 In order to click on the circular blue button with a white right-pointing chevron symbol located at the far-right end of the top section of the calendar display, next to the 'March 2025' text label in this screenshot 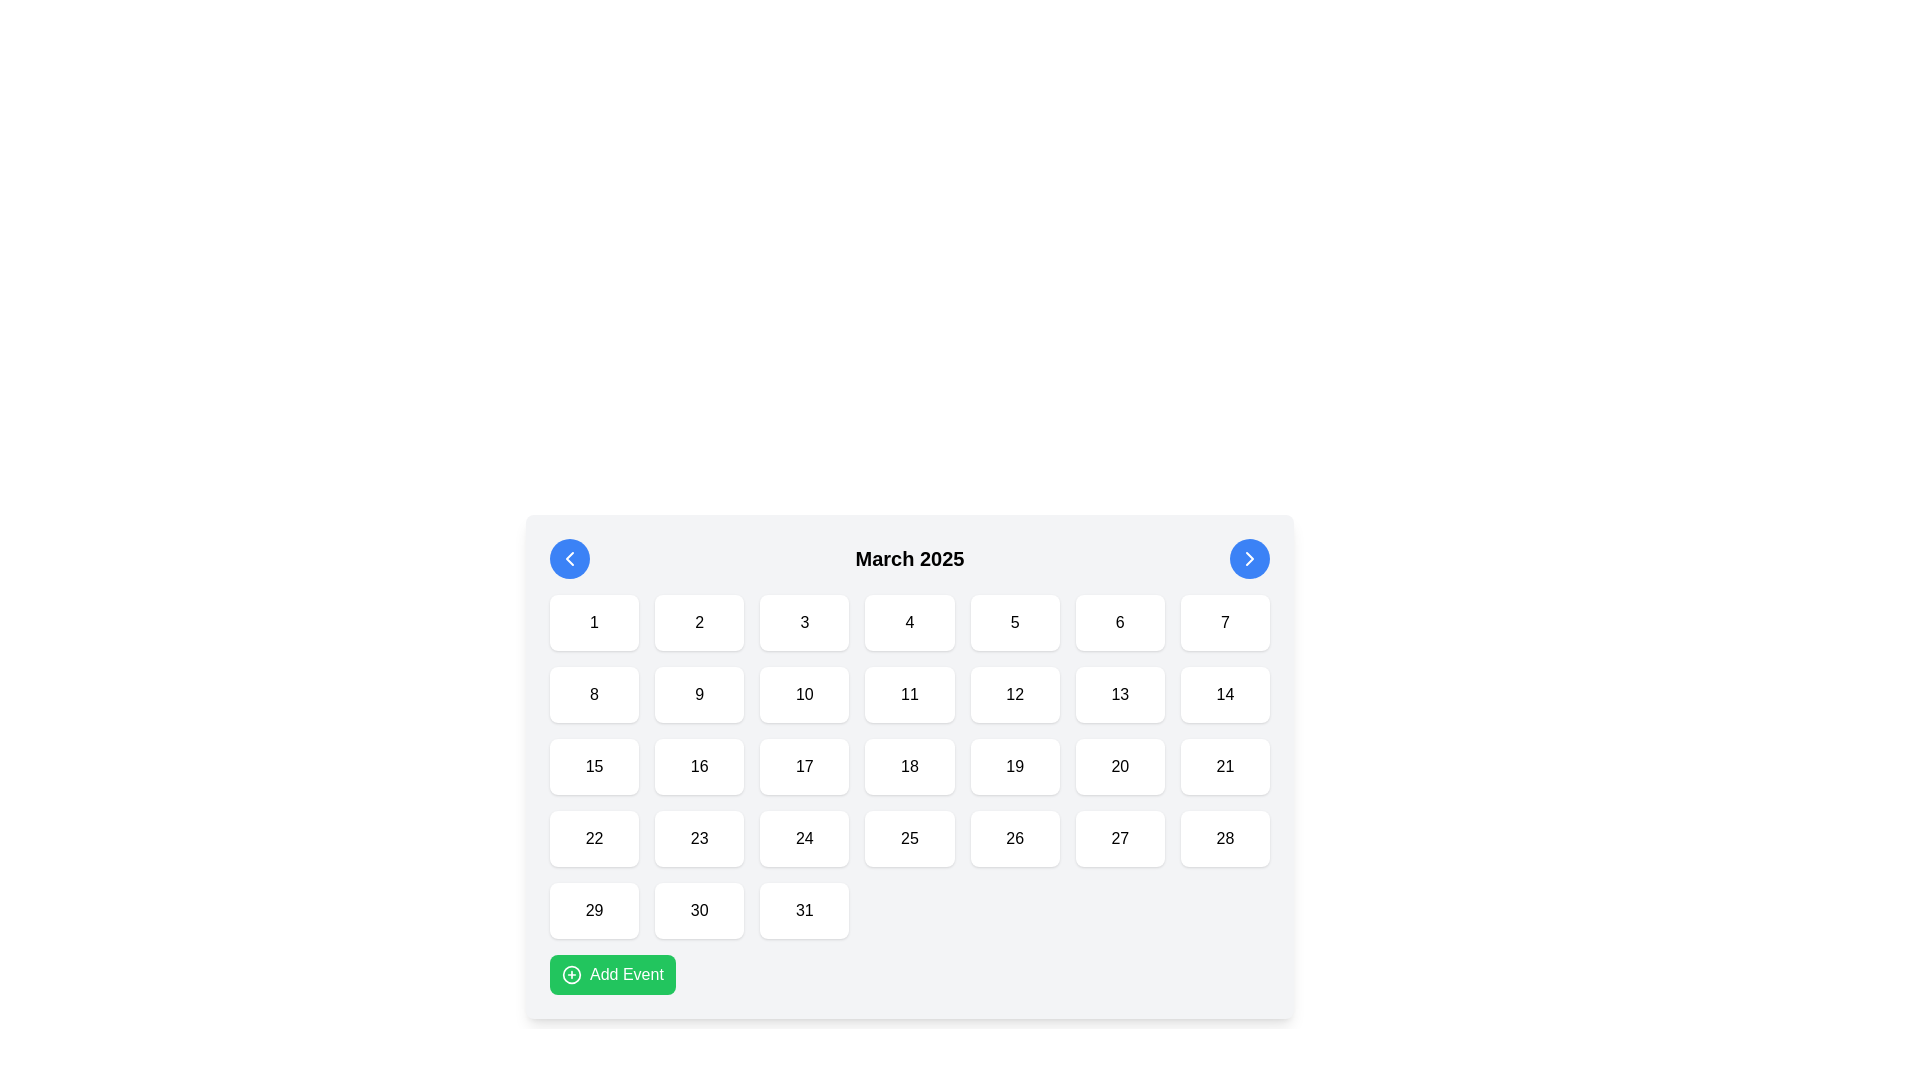, I will do `click(1248, 559)`.